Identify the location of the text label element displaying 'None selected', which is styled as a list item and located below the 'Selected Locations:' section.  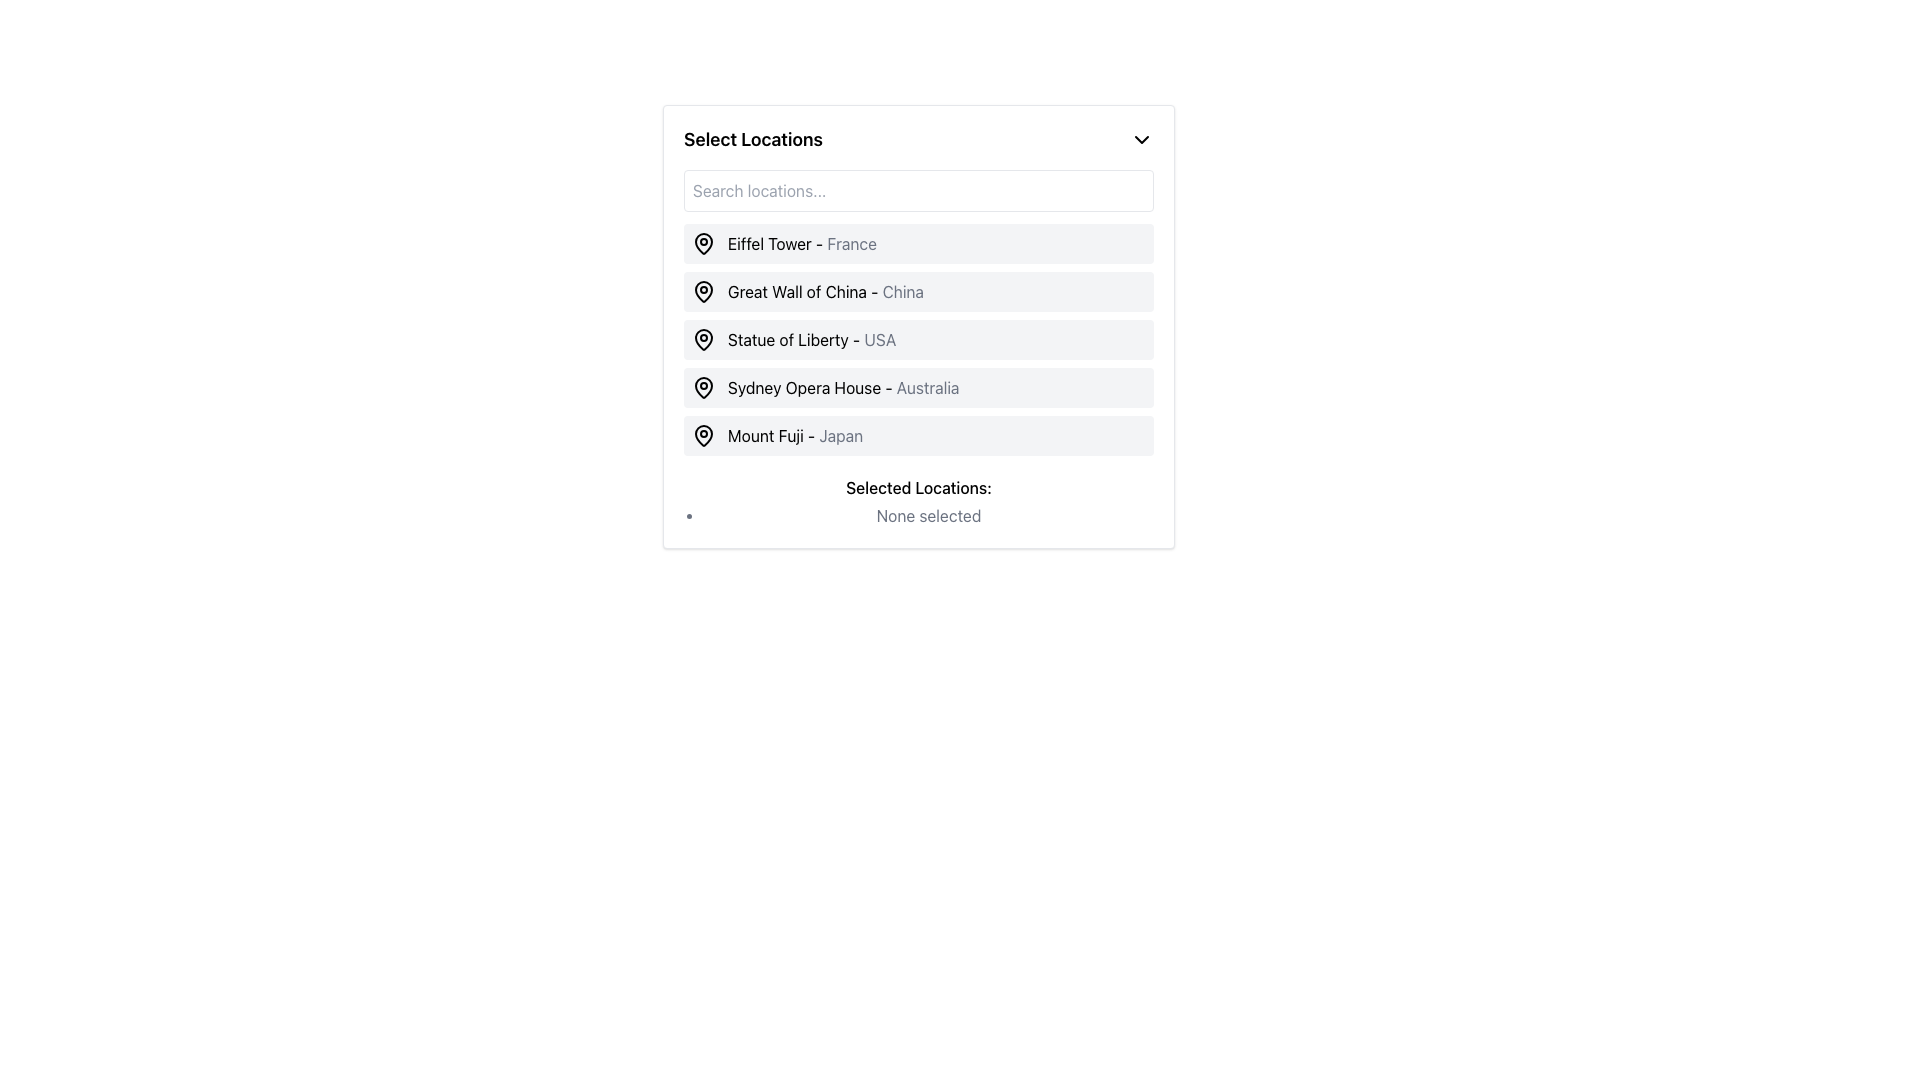
(928, 515).